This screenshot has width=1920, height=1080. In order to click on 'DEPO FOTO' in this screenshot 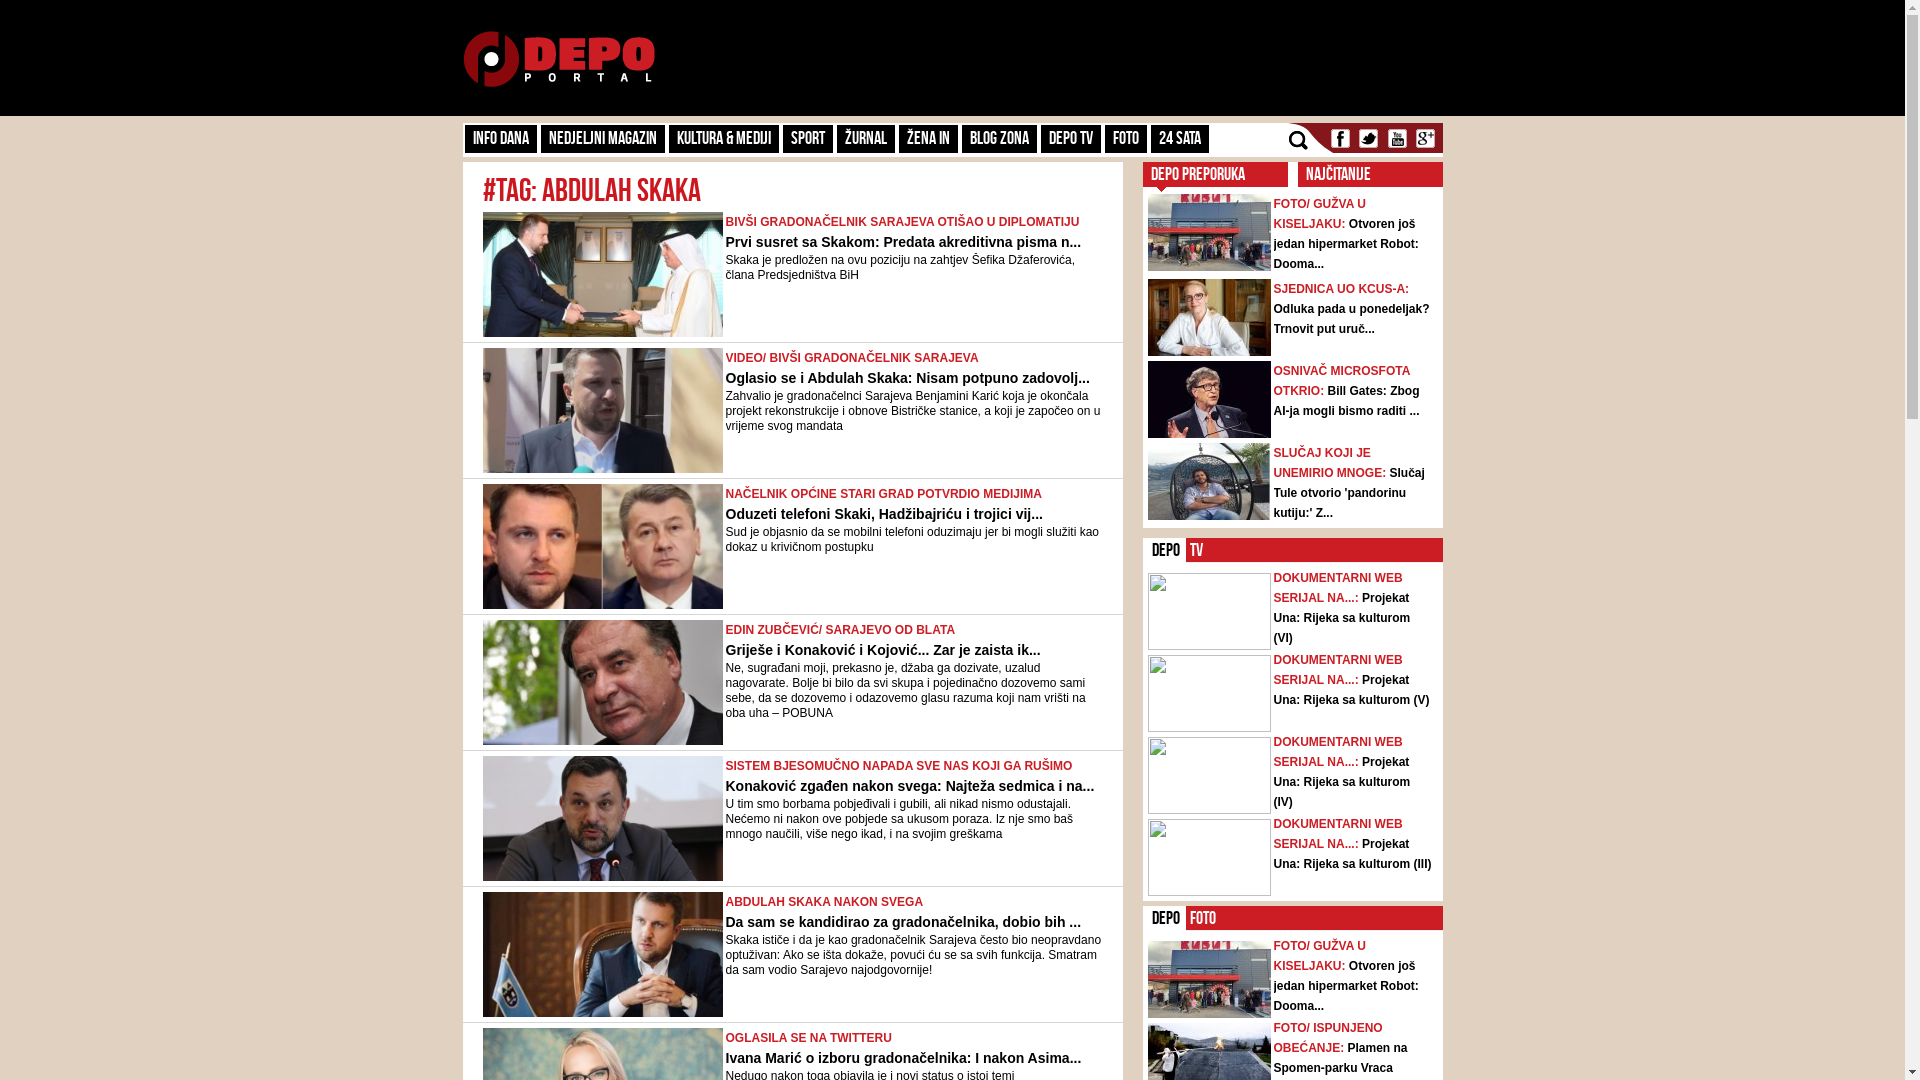, I will do `click(1203, 918)`.